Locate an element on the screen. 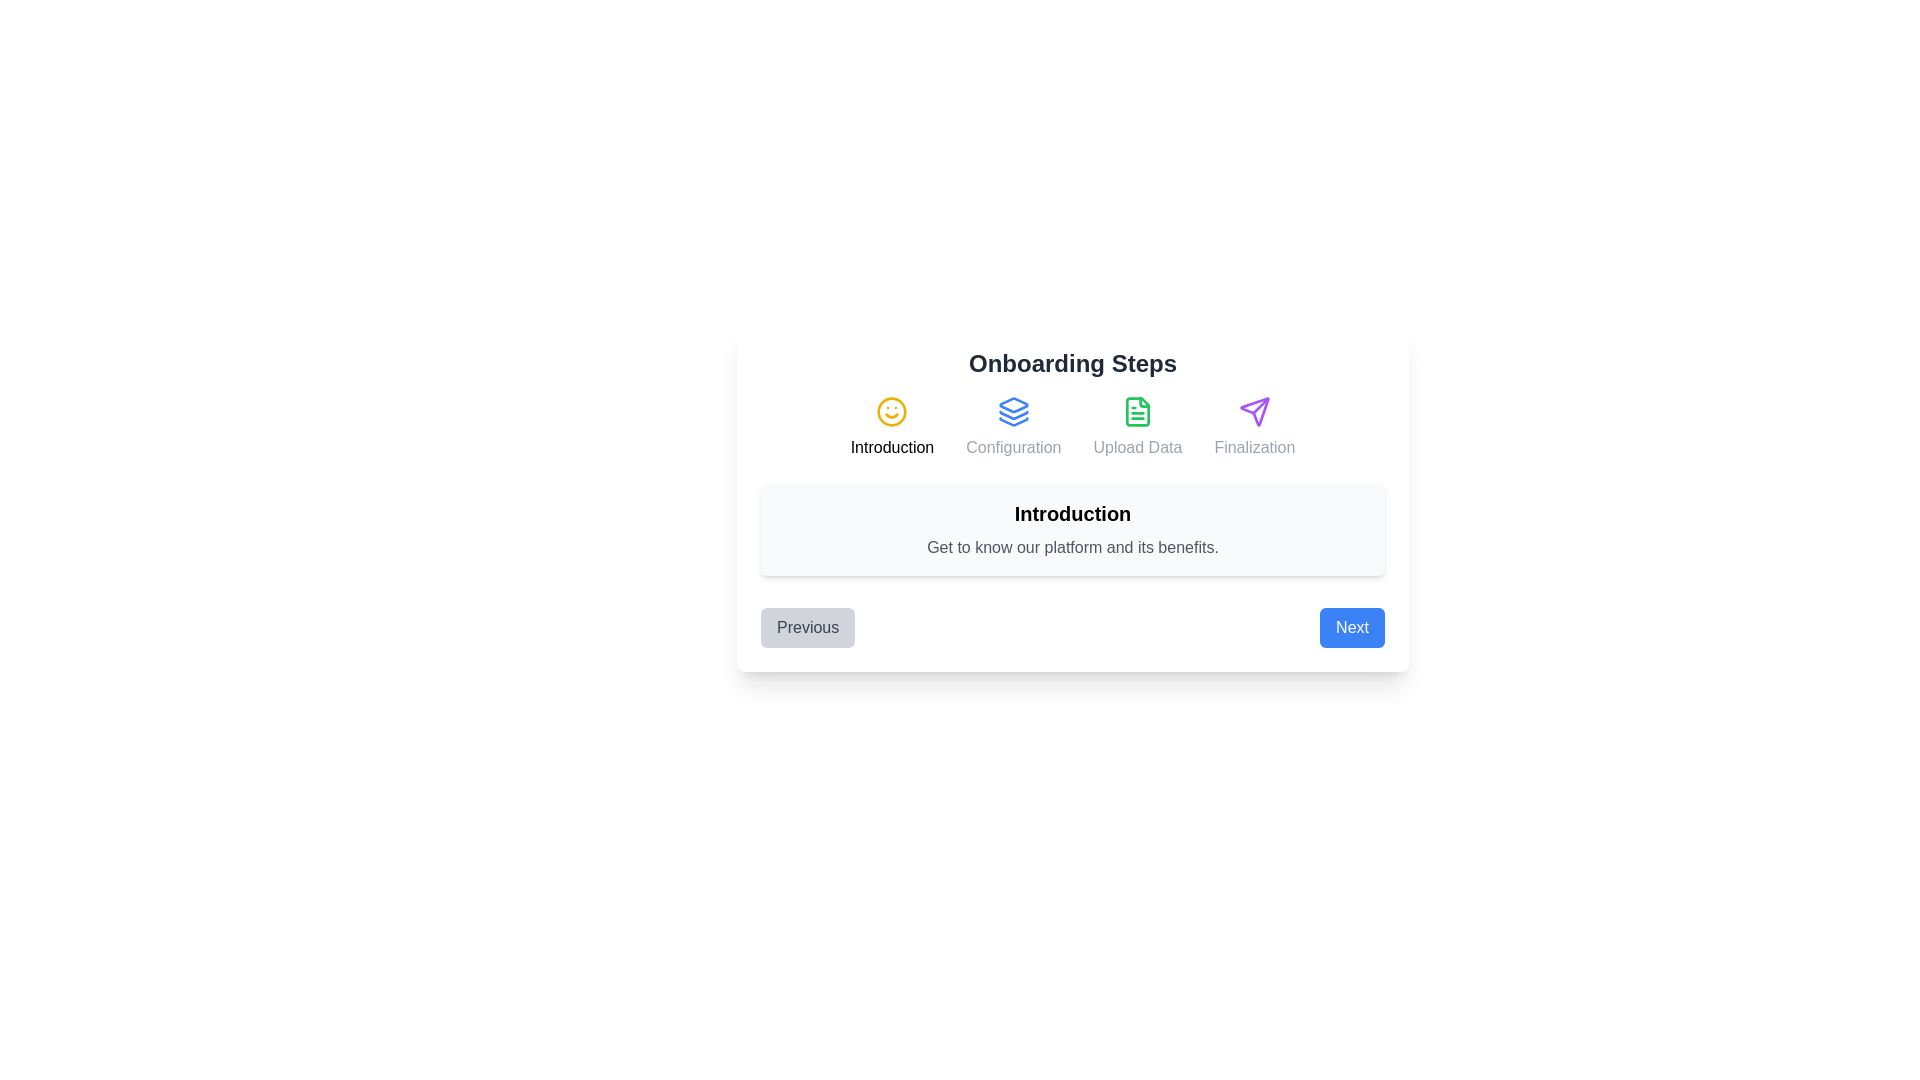 This screenshot has width=1920, height=1080. the 'Upload Data' icon, which is a green file document outline with text, located under the 'Onboarding Steps' header as the third item in the list is located at coordinates (1137, 427).